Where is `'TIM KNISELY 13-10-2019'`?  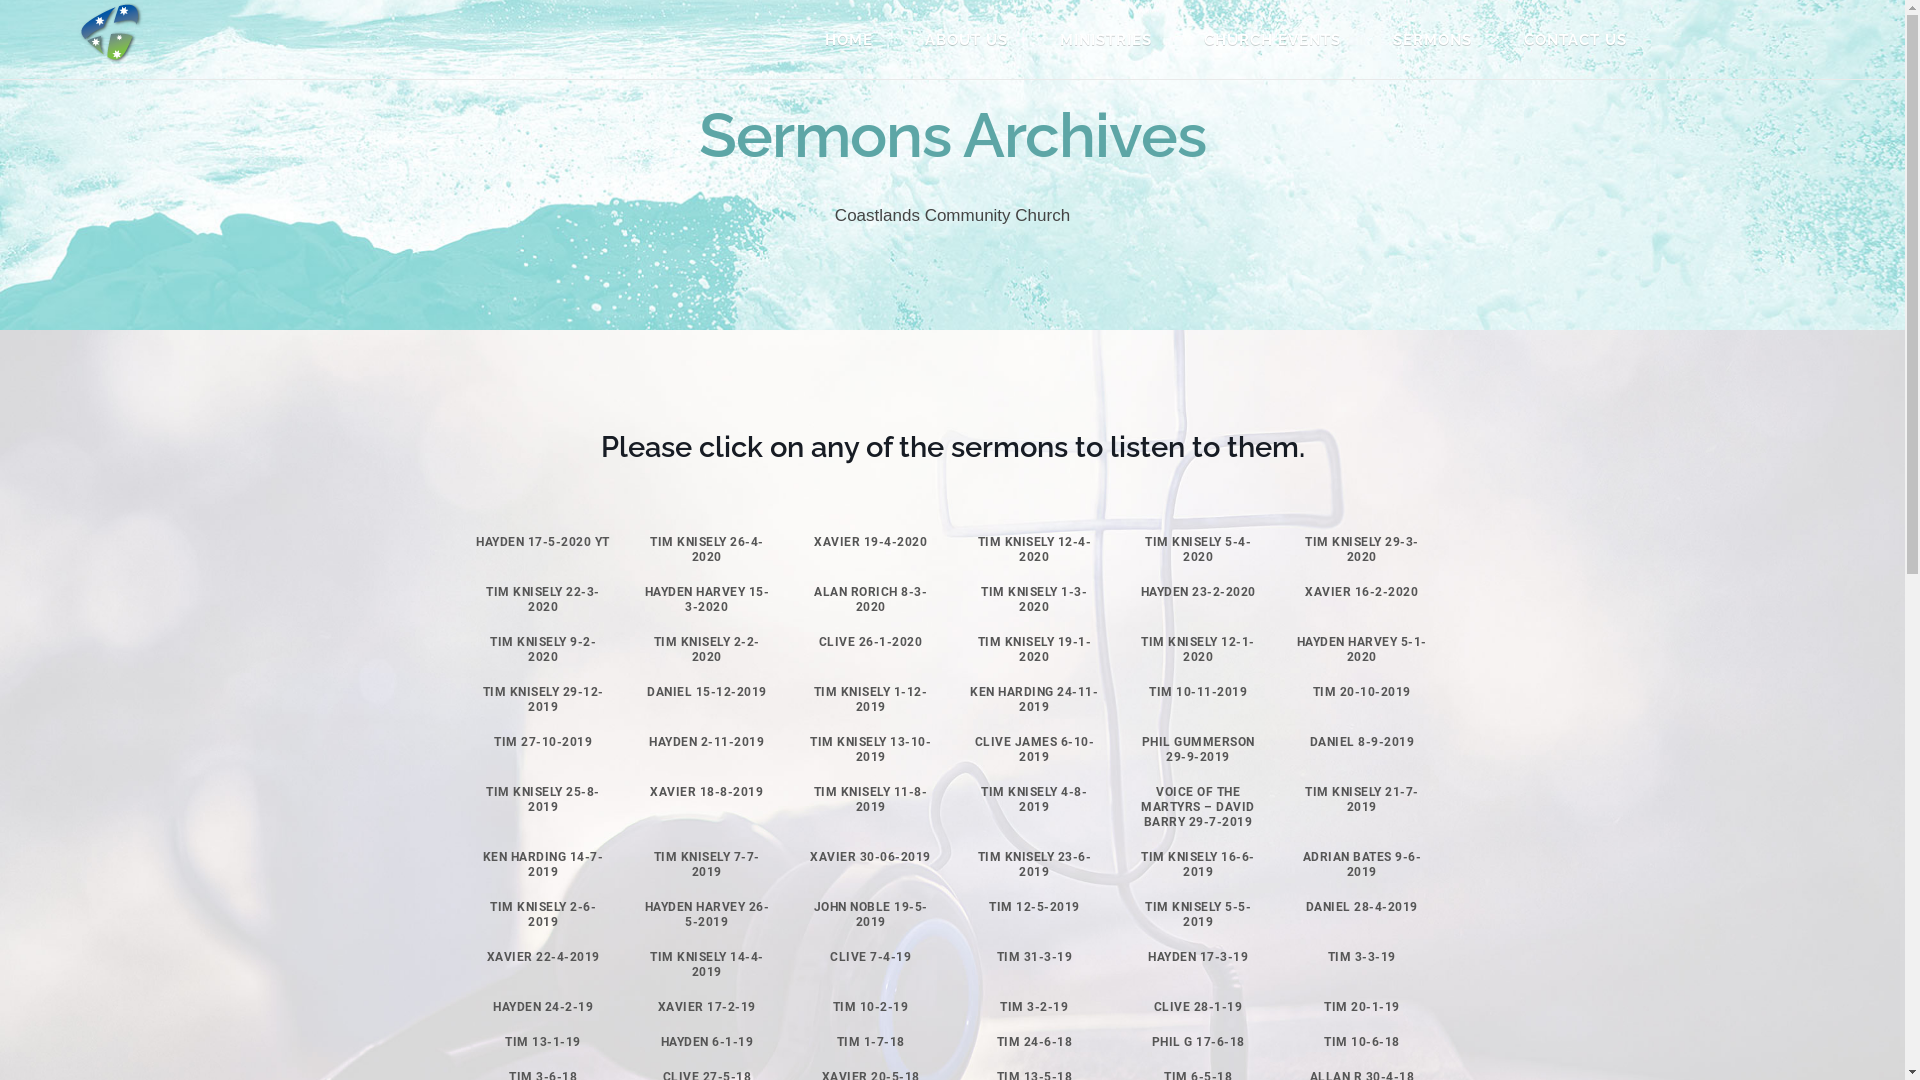
'TIM KNISELY 13-10-2019' is located at coordinates (870, 749).